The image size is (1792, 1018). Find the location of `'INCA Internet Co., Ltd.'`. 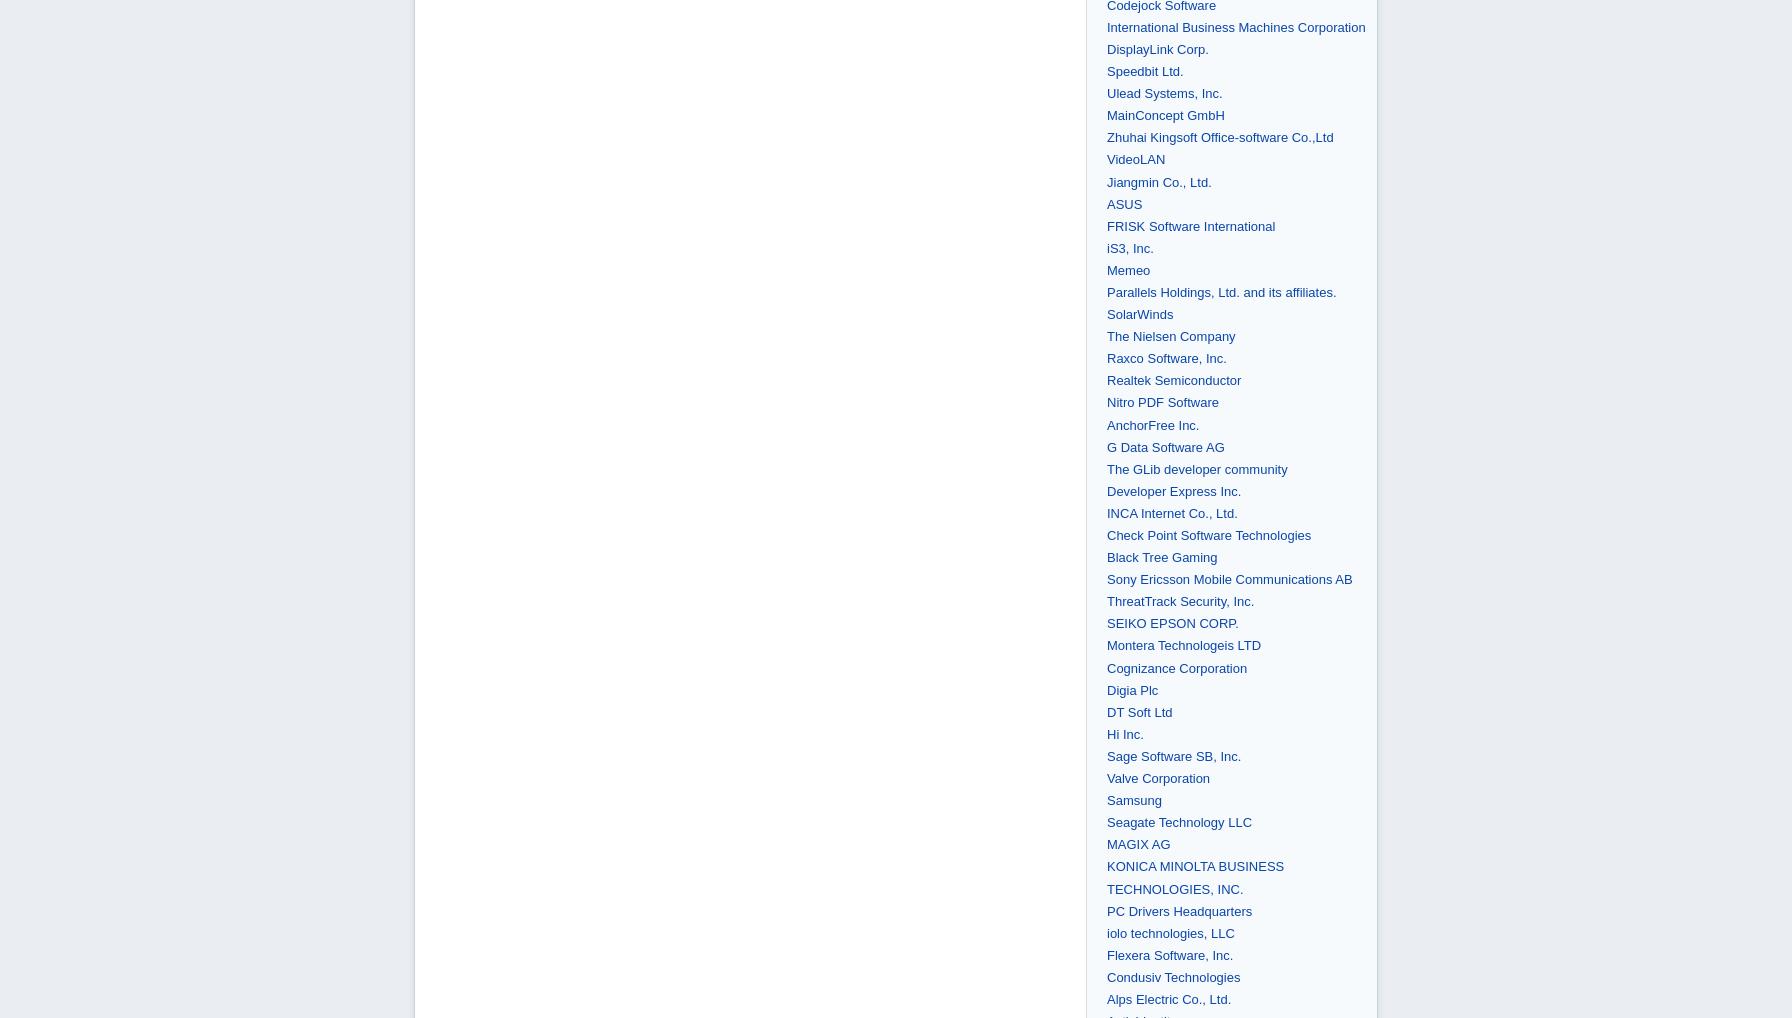

'INCA Internet Co., Ltd.' is located at coordinates (1171, 511).